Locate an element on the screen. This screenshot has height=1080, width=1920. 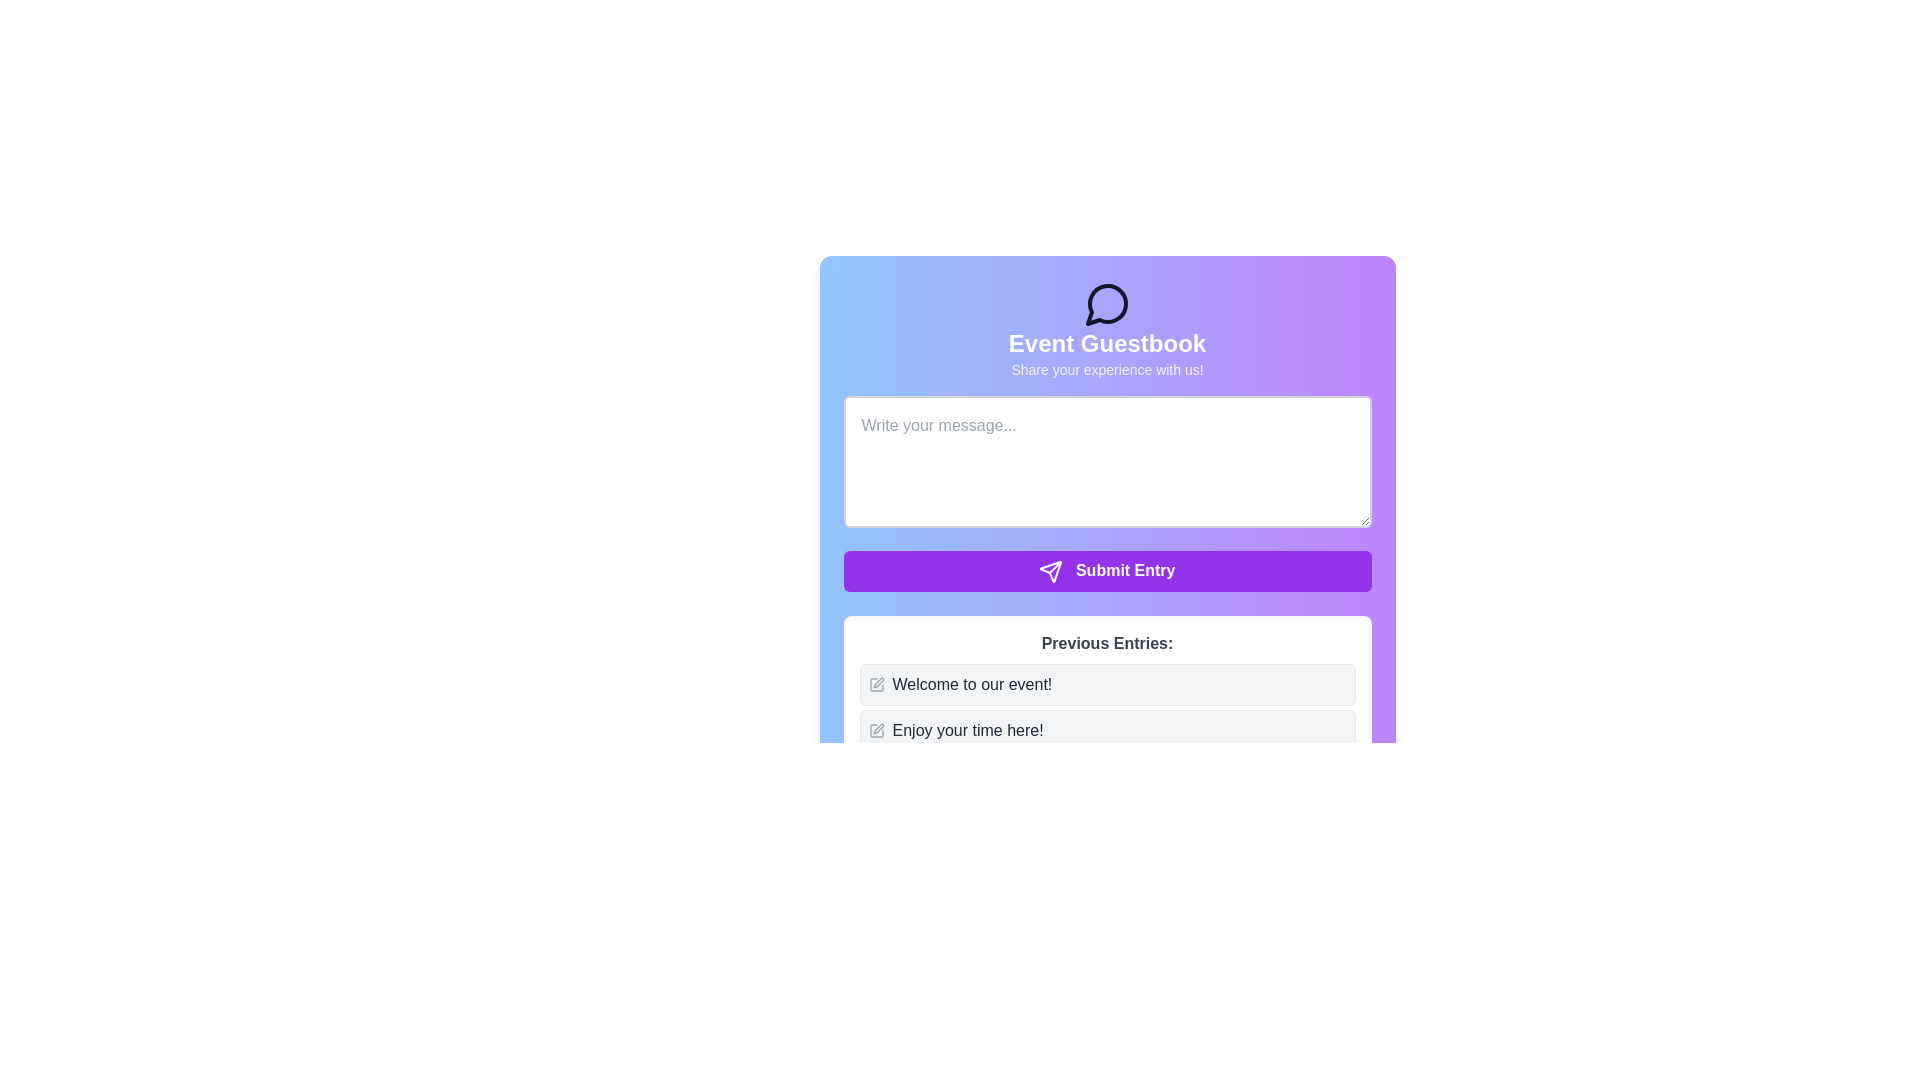
the upward-pointing triangular glyph styled as an arrow, which is located on the left side of the 'Submit Entry' button is located at coordinates (1050, 571).